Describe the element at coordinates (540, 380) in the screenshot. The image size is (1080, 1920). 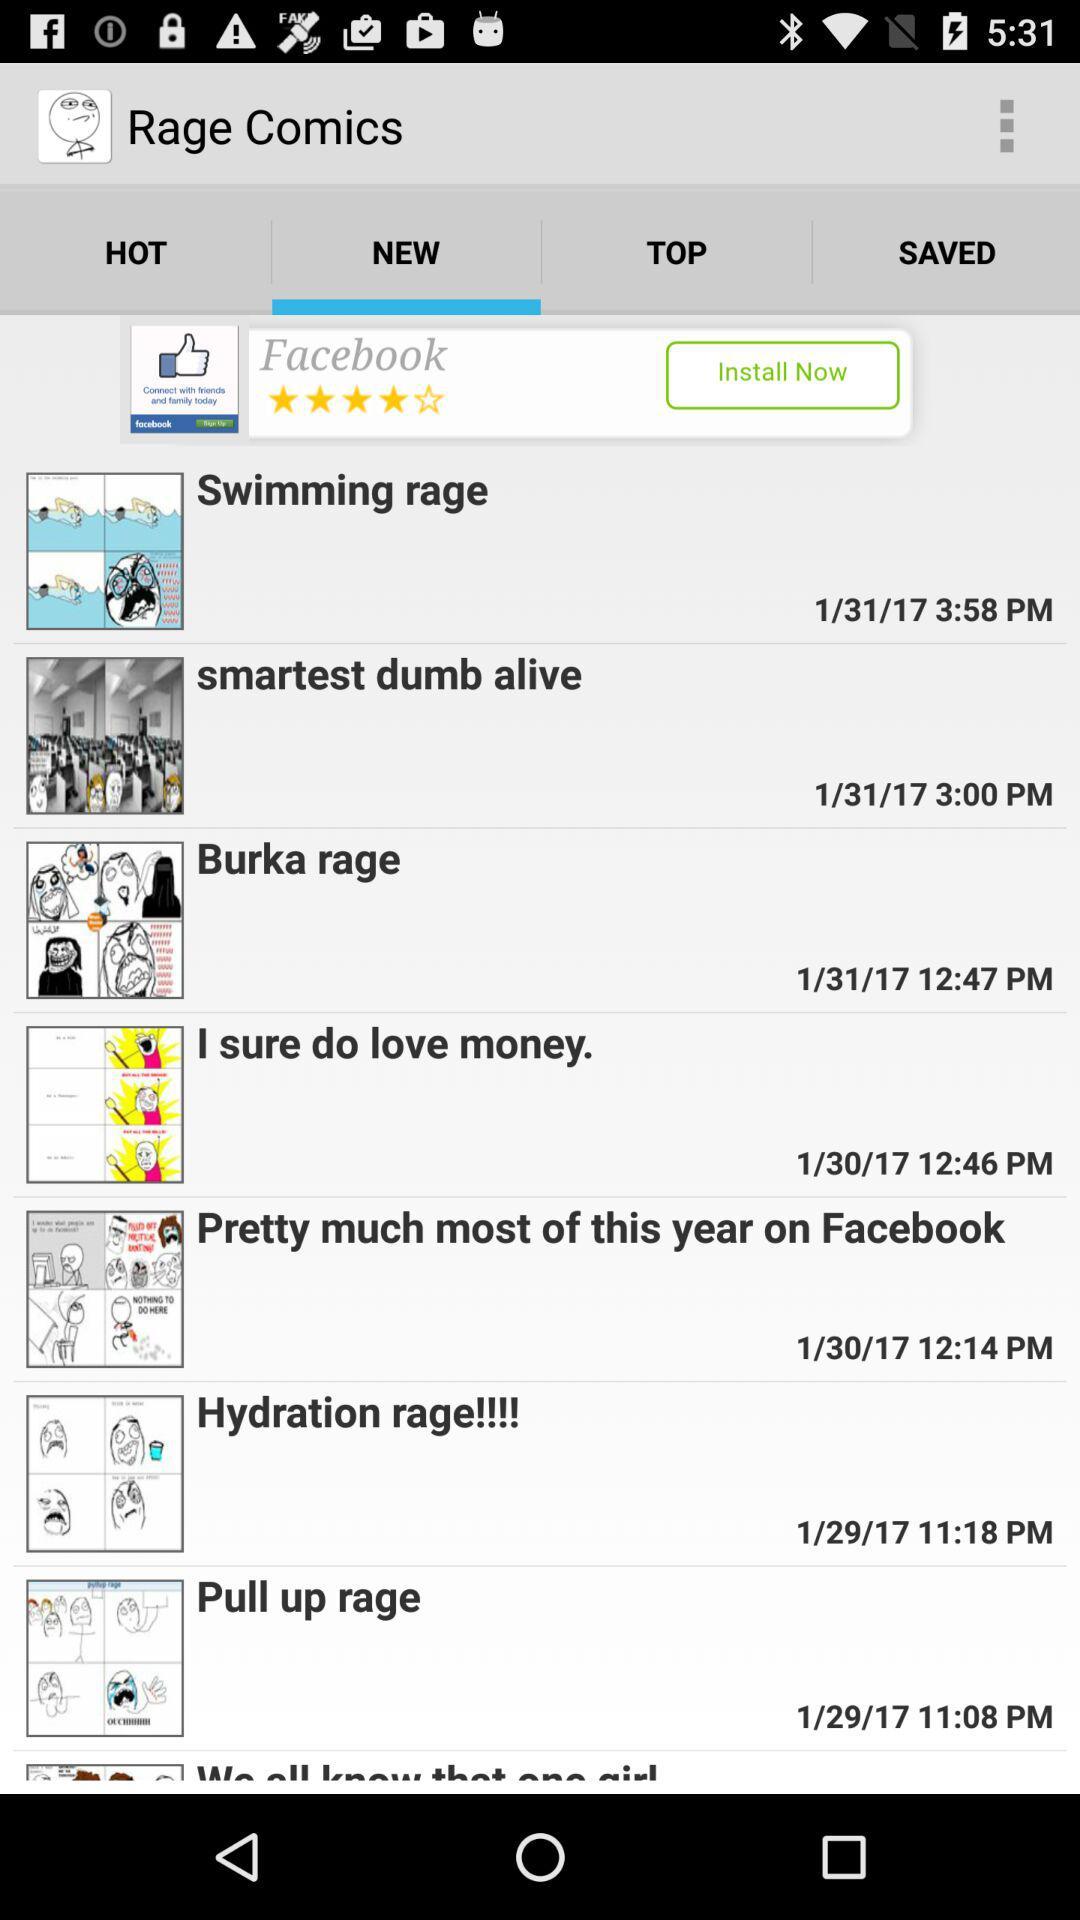
I see `install facebook app` at that location.